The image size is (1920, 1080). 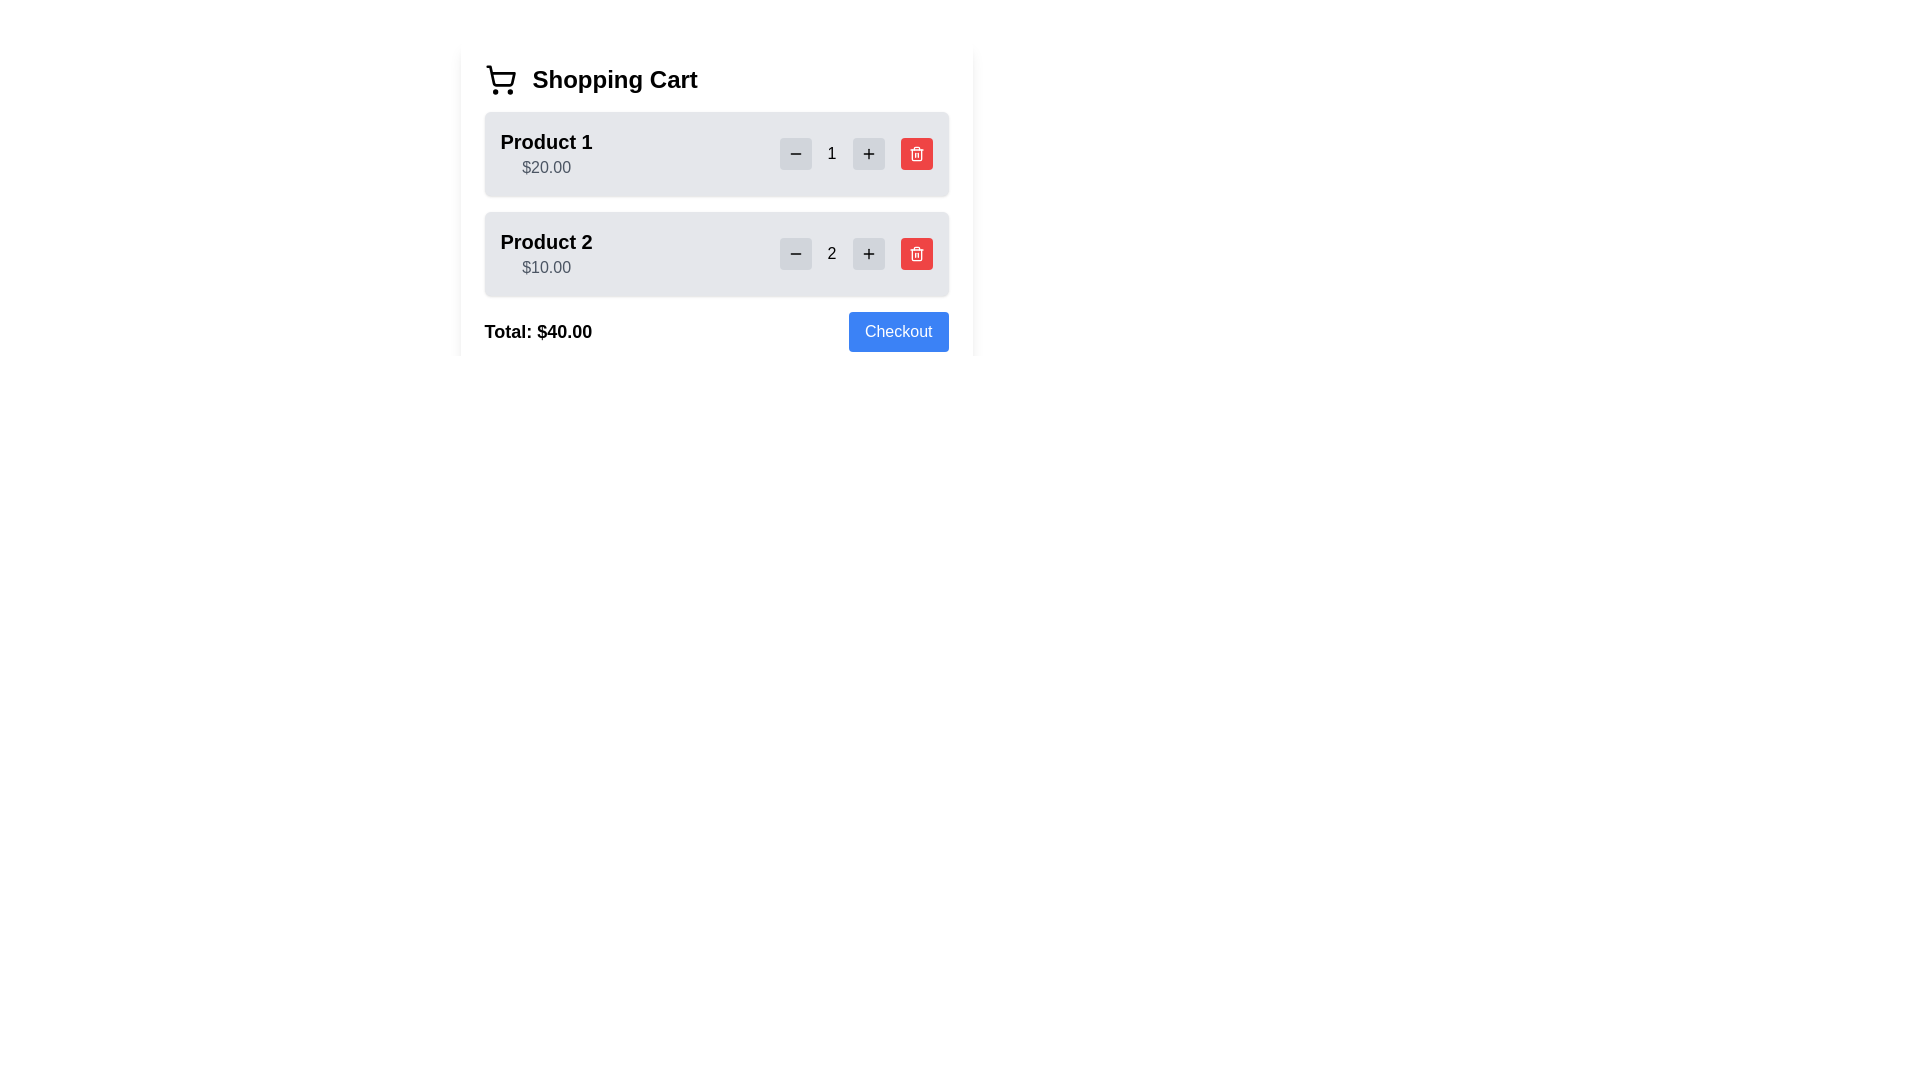 What do you see at coordinates (832, 253) in the screenshot?
I see `the numeric value '2' displayed in a bold font within the shopping cart interface, which is located in the second row of the product list between the minus sign and plus sign icons` at bounding box center [832, 253].